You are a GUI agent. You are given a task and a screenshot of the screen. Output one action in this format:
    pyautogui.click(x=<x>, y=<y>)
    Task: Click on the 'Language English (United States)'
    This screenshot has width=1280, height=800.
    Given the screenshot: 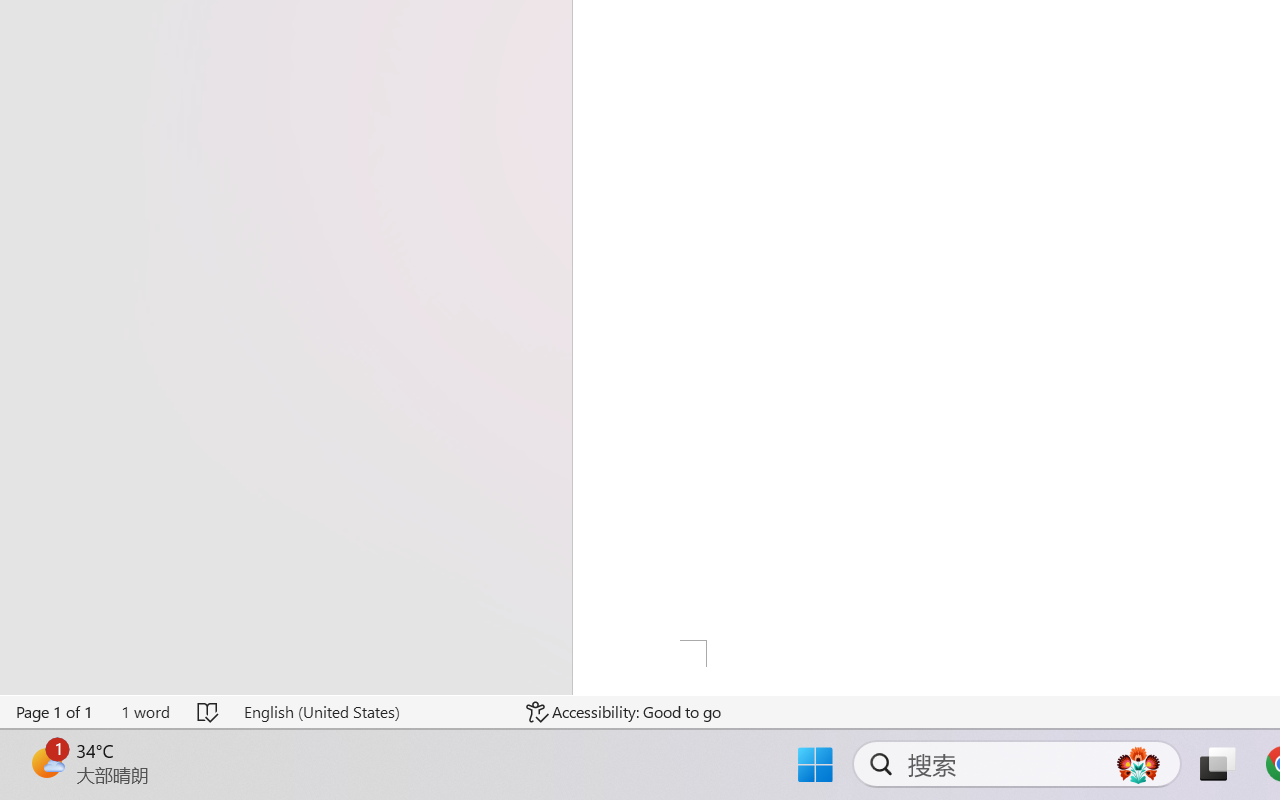 What is the action you would take?
    pyautogui.click(x=371, y=711)
    